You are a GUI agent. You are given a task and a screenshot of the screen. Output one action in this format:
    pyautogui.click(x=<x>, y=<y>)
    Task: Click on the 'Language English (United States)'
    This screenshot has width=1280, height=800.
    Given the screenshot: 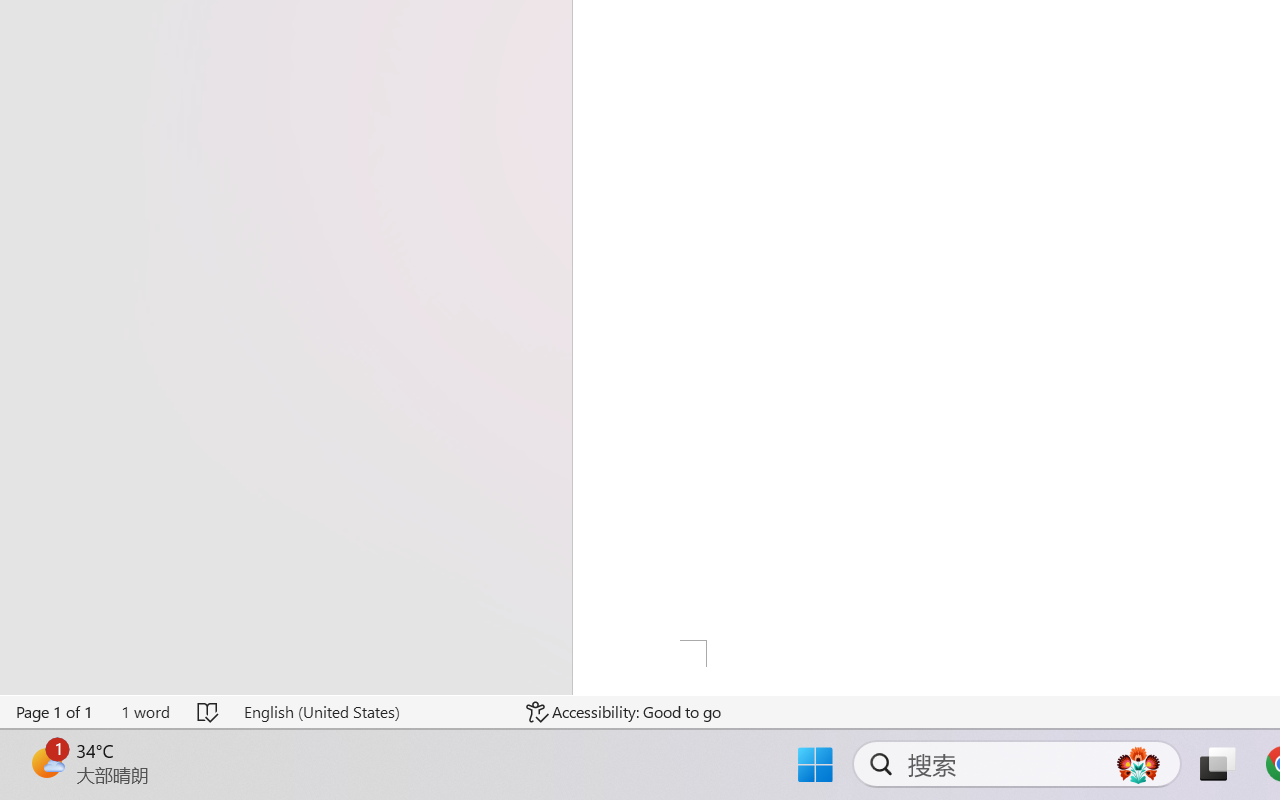 What is the action you would take?
    pyautogui.click(x=371, y=711)
    